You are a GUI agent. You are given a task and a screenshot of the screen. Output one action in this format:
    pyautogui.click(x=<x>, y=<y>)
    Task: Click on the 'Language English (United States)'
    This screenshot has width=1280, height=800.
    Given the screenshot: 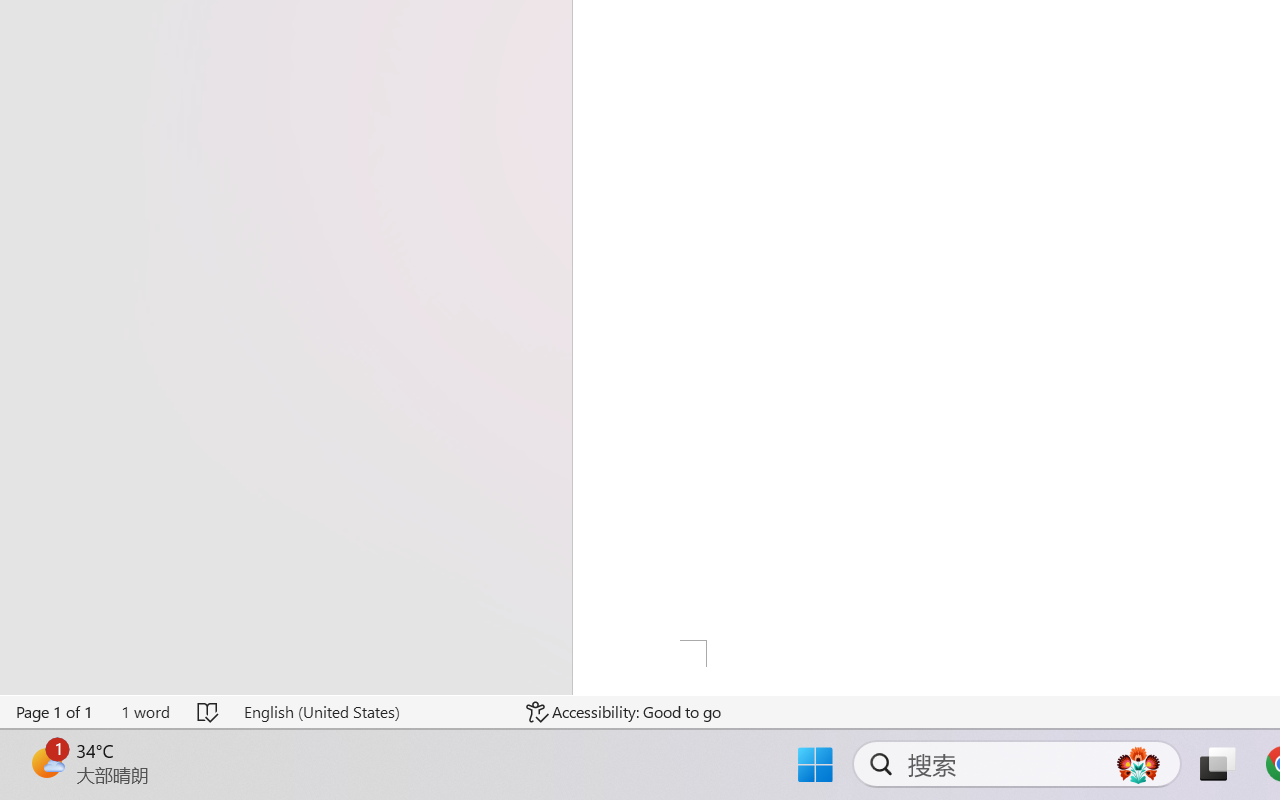 What is the action you would take?
    pyautogui.click(x=371, y=711)
    